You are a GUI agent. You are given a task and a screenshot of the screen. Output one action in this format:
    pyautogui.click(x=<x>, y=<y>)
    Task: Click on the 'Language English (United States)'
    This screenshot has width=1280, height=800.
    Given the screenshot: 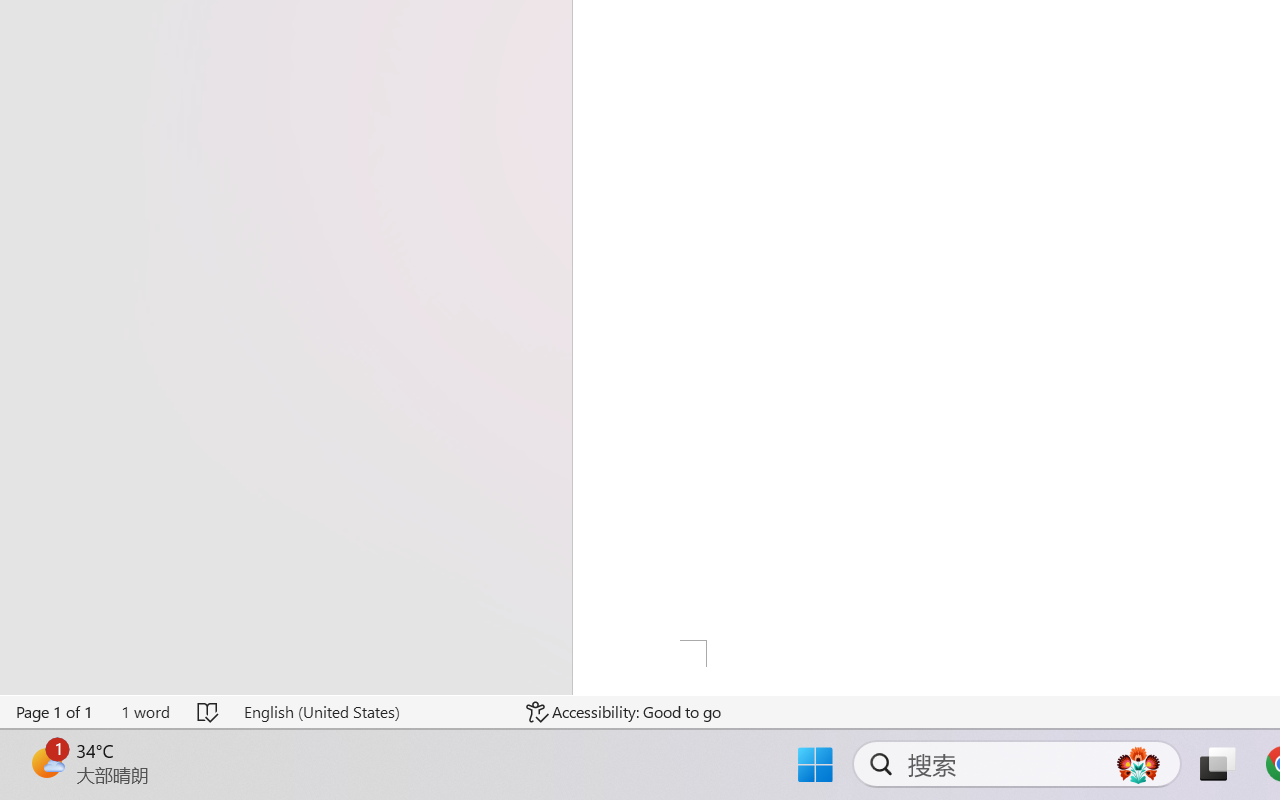 What is the action you would take?
    pyautogui.click(x=371, y=711)
    